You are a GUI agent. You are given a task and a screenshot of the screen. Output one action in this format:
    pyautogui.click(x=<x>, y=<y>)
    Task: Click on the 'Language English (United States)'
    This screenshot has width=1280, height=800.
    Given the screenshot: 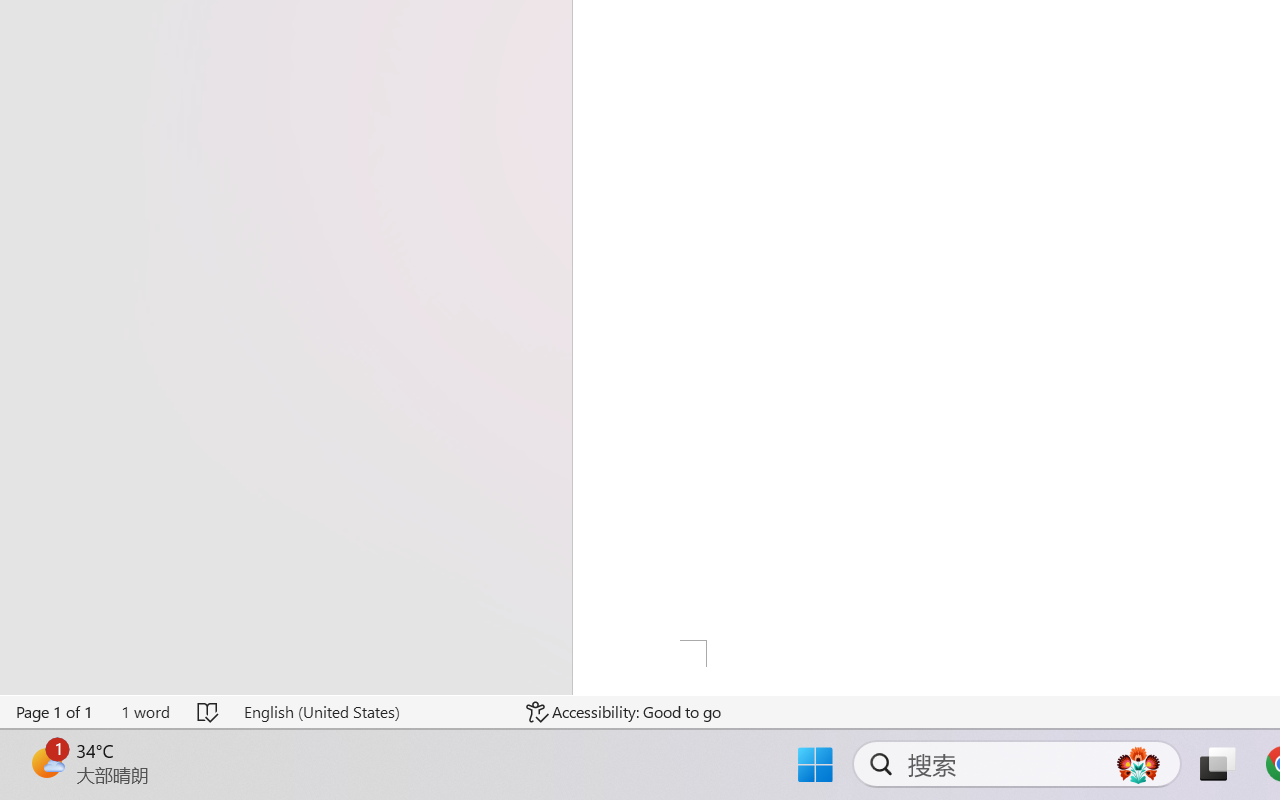 What is the action you would take?
    pyautogui.click(x=371, y=711)
    